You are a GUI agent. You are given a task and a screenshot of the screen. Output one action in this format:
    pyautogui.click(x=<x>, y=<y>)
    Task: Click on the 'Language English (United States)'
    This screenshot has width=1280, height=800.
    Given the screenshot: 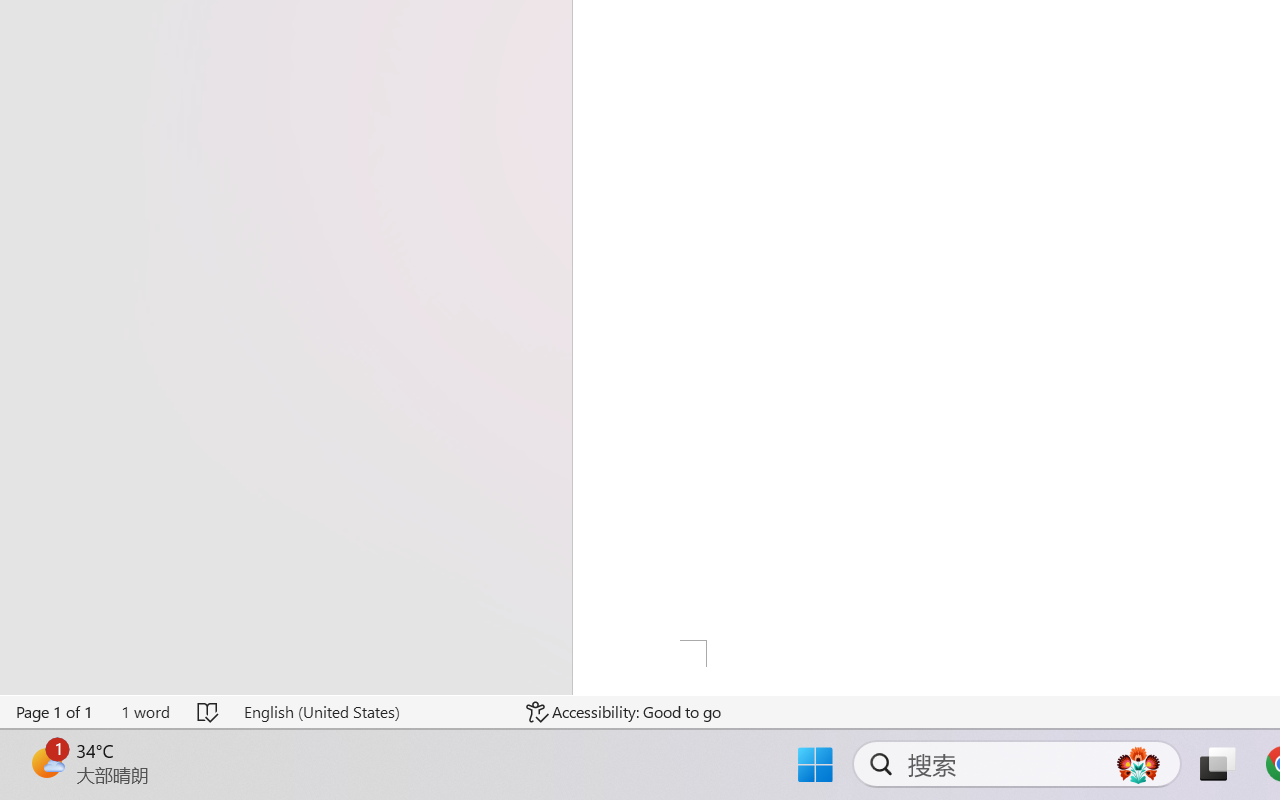 What is the action you would take?
    pyautogui.click(x=371, y=711)
    